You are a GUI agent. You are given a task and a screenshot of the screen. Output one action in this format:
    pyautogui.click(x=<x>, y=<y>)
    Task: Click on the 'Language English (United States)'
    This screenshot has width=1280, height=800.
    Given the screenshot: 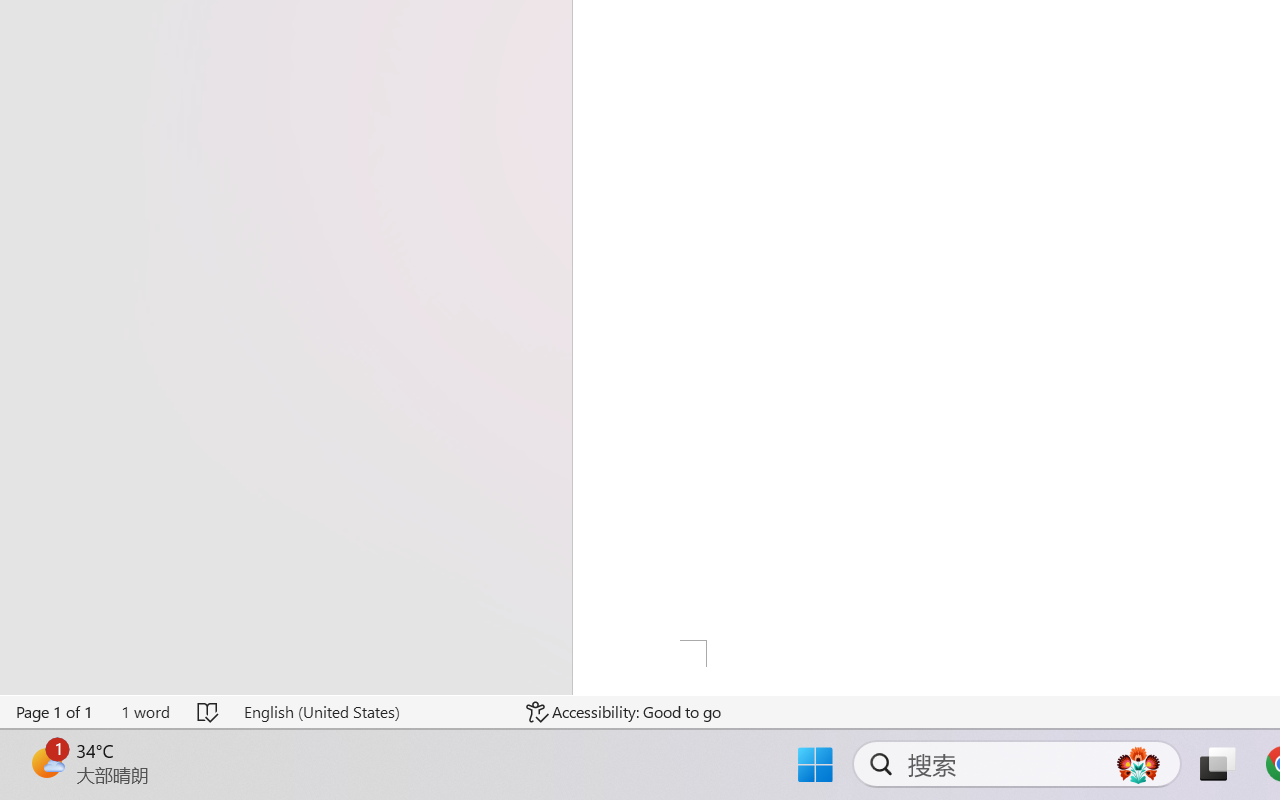 What is the action you would take?
    pyautogui.click(x=371, y=711)
    